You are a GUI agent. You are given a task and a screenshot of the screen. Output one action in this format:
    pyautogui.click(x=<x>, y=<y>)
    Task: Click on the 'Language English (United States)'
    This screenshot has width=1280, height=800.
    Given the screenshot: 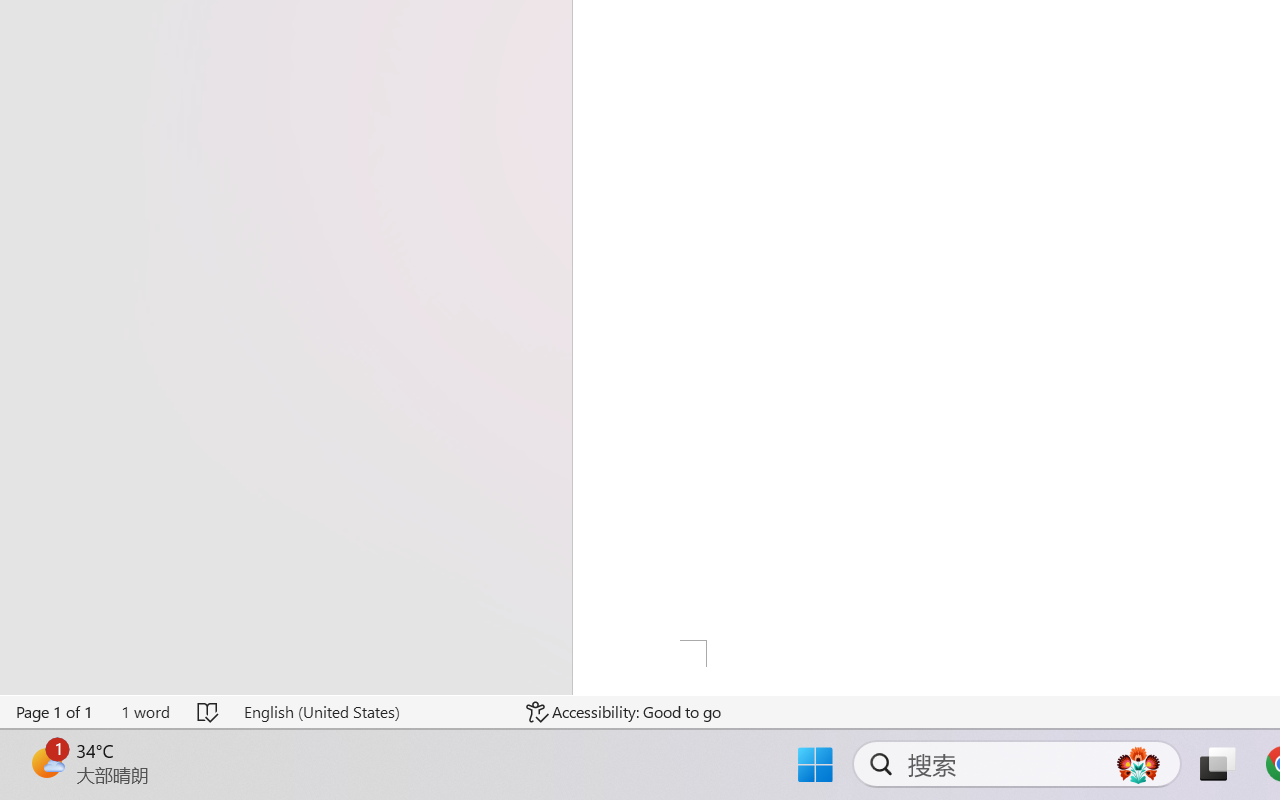 What is the action you would take?
    pyautogui.click(x=371, y=711)
    